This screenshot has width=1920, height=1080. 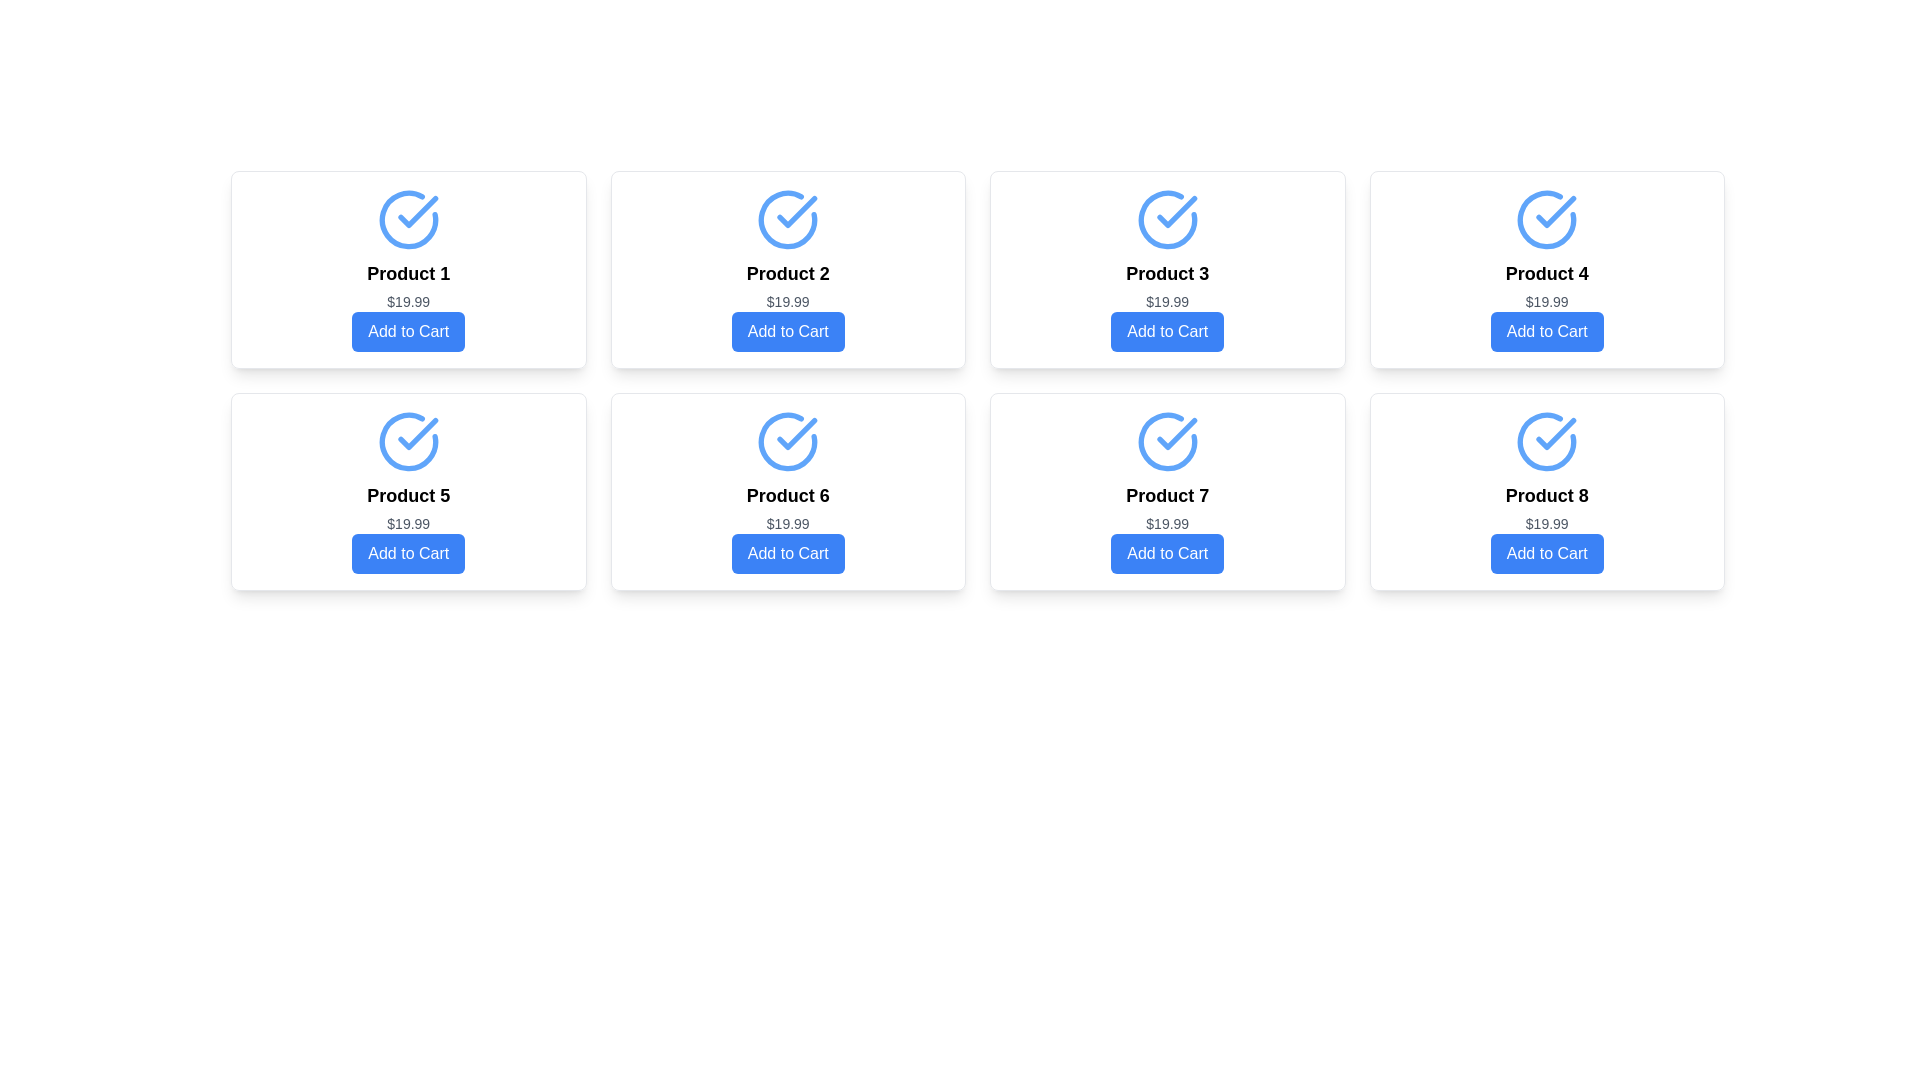 I want to click on the non-interactive confirmation icon representing 'Product 5' located in the second row, first column of the product grid, so click(x=407, y=441).